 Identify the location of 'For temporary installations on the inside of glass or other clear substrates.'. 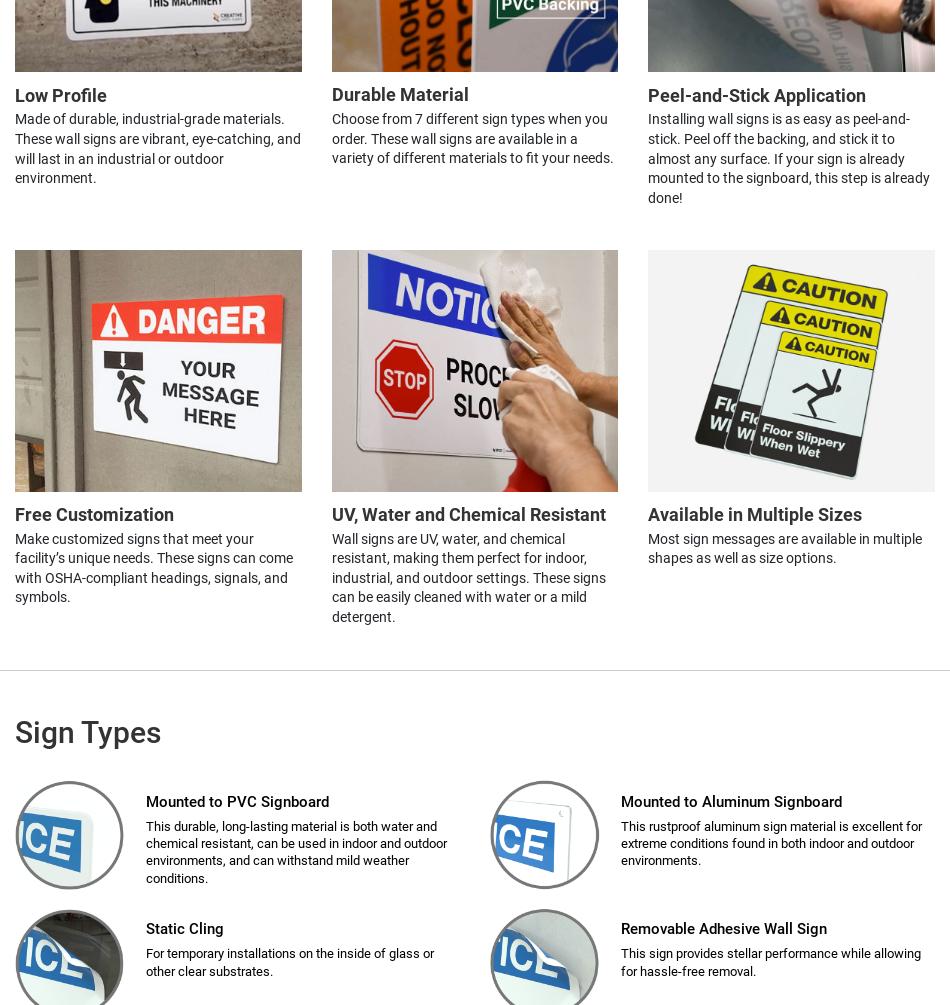
(289, 960).